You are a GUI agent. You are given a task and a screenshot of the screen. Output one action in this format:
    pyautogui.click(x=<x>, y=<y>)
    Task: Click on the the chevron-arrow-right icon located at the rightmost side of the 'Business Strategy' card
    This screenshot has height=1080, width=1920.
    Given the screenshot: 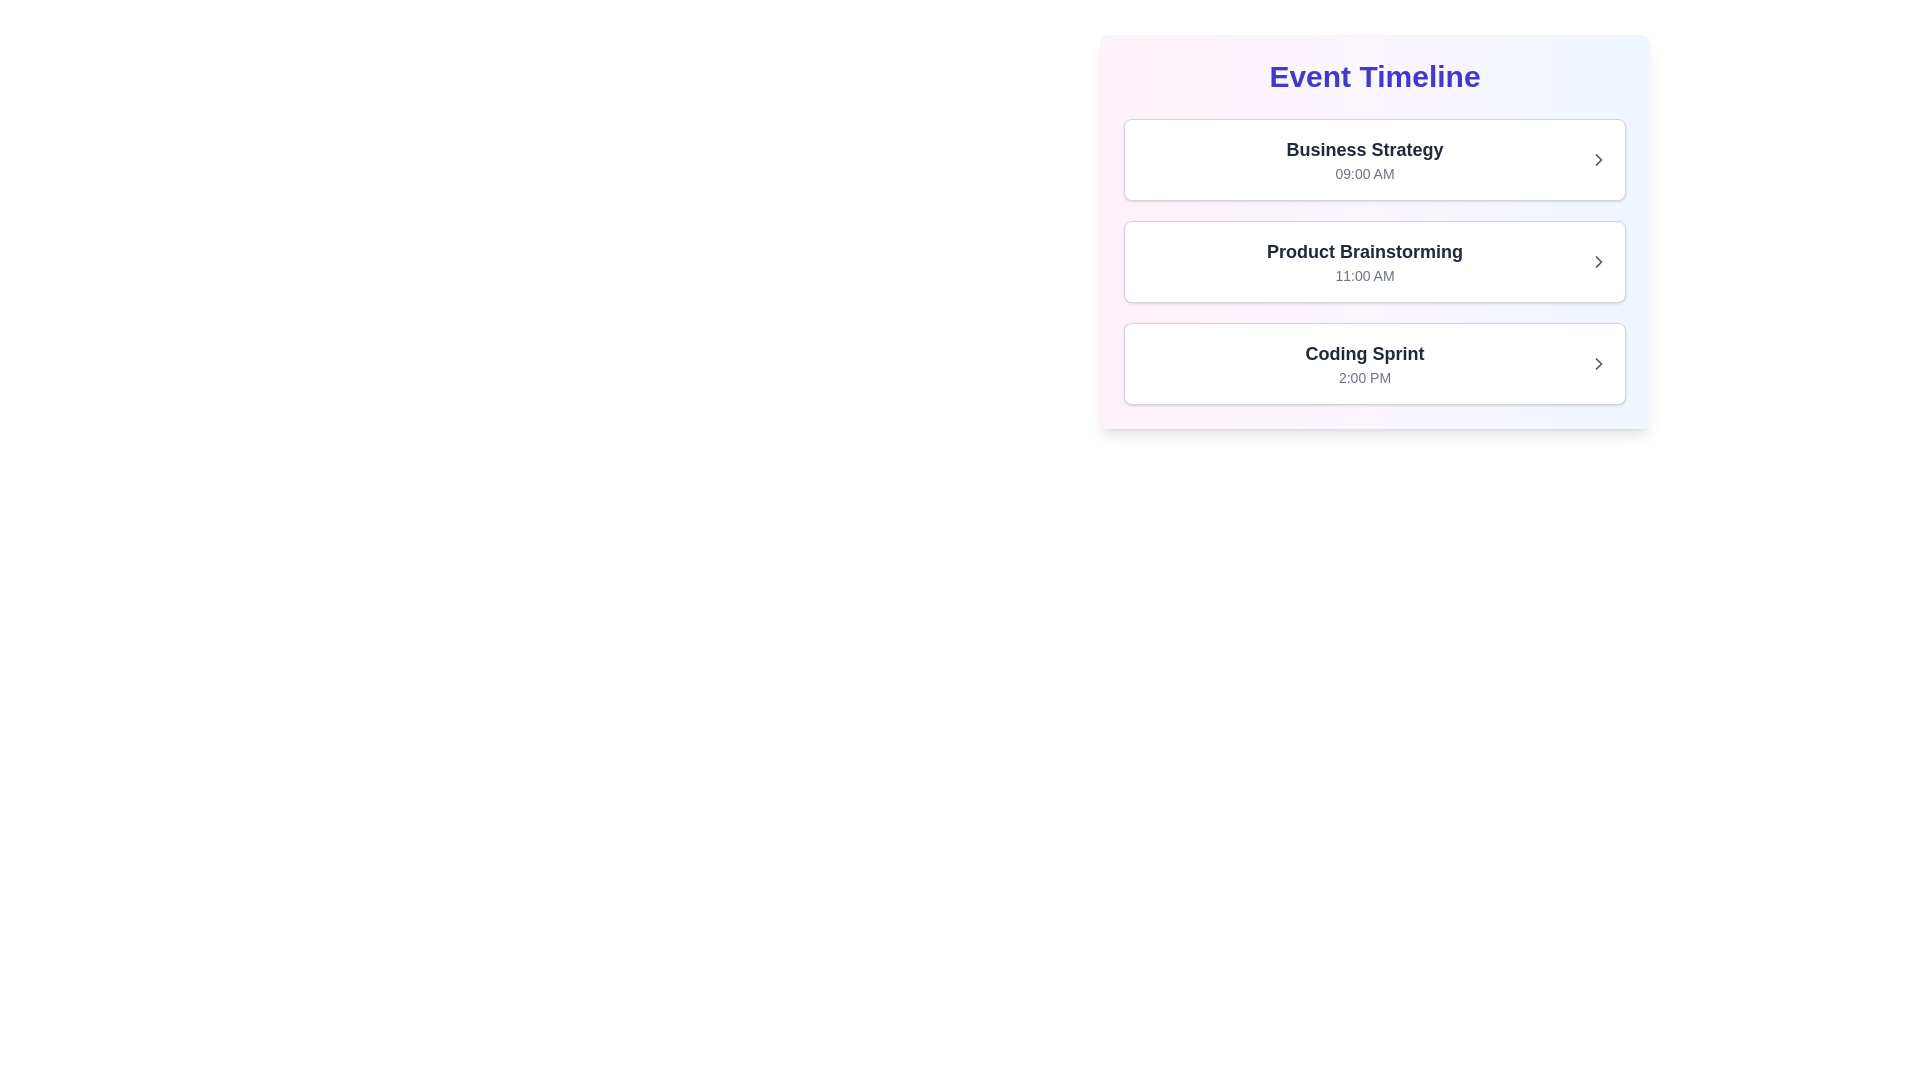 What is the action you would take?
    pyautogui.click(x=1597, y=158)
    